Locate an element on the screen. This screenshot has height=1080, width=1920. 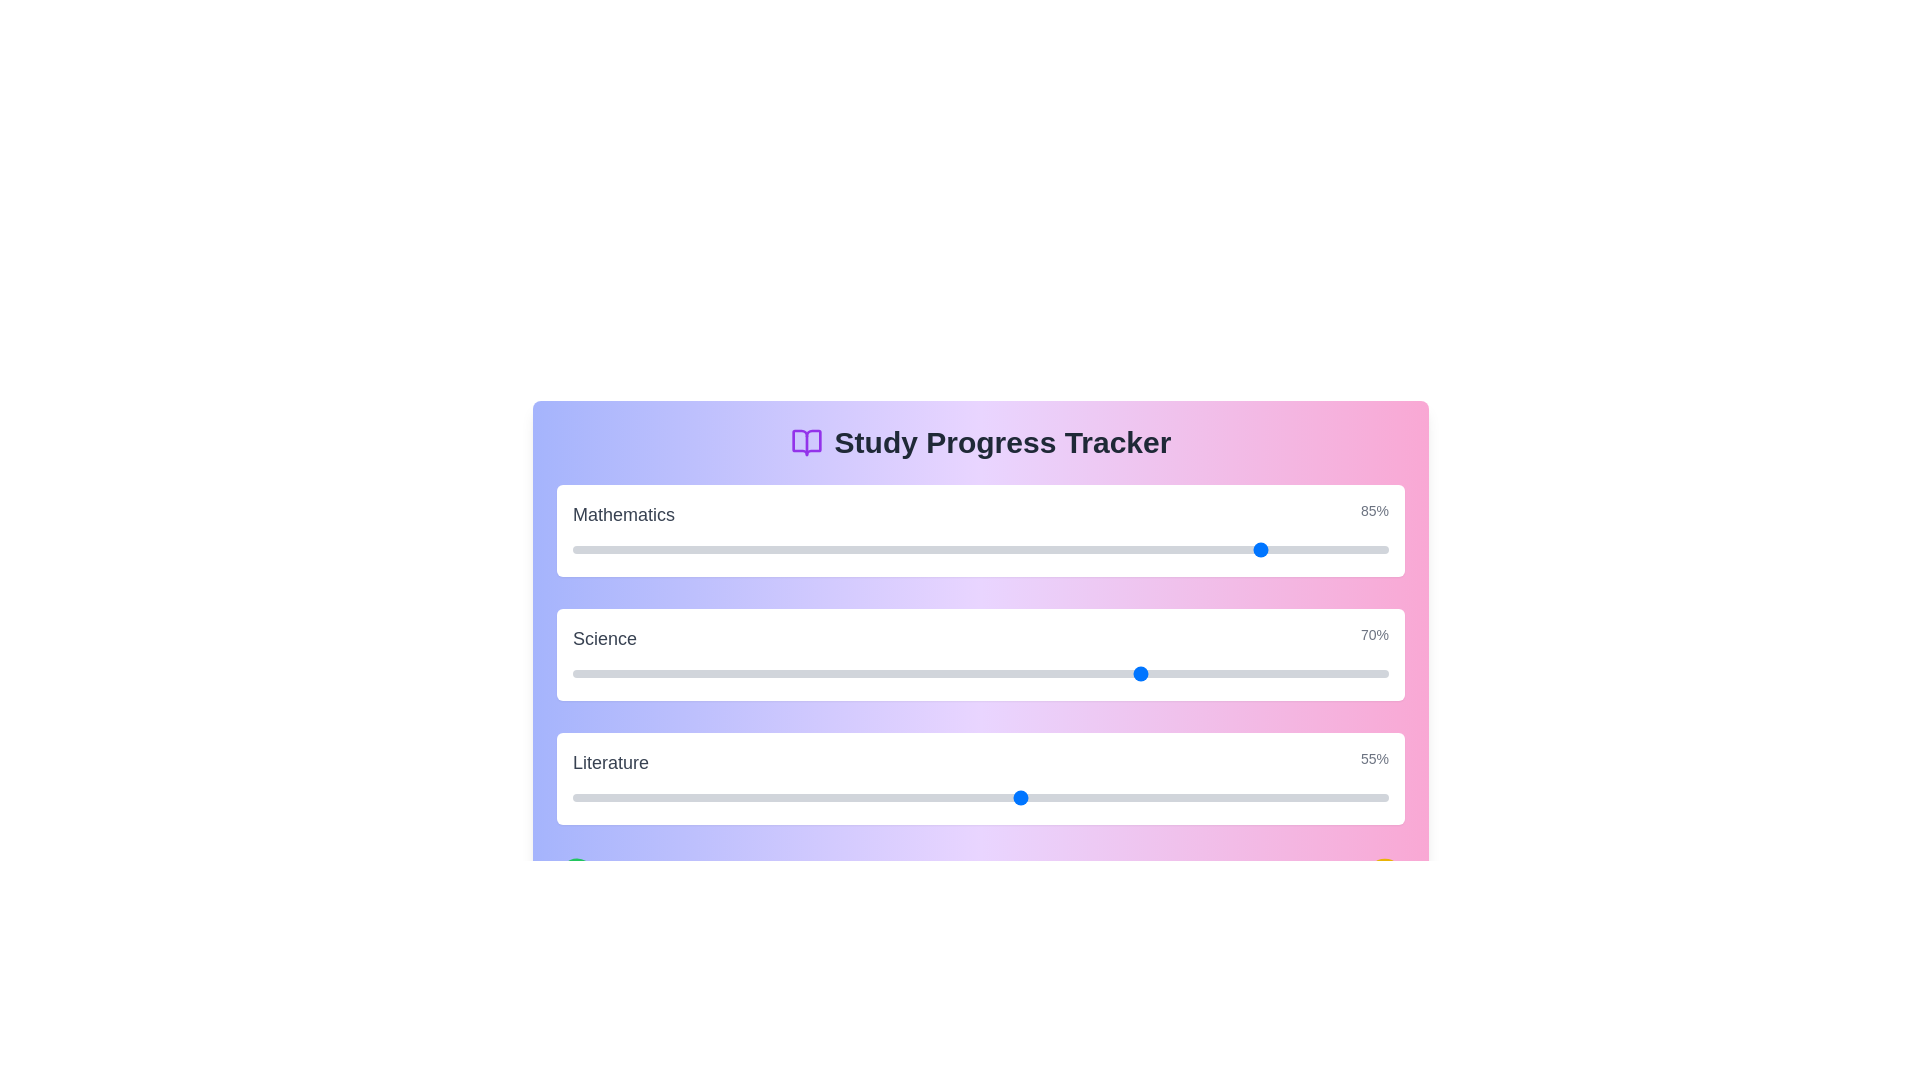
the Literature progress slider to 74% is located at coordinates (1176, 797).